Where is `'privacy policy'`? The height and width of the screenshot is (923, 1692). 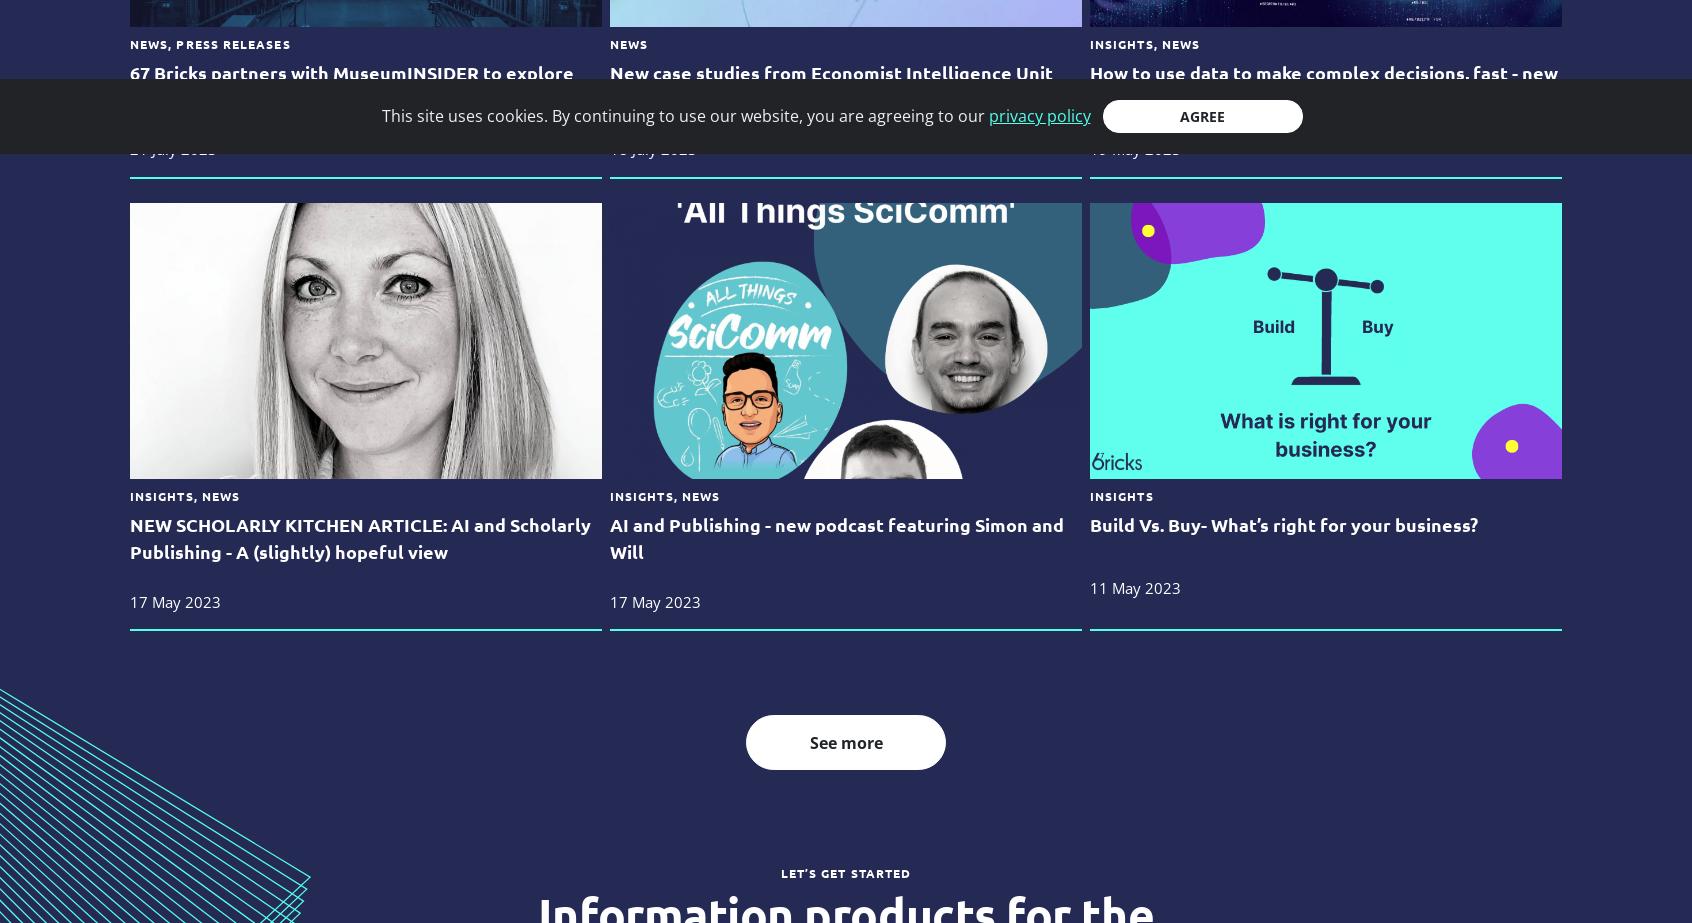 'privacy policy' is located at coordinates (1038, 116).